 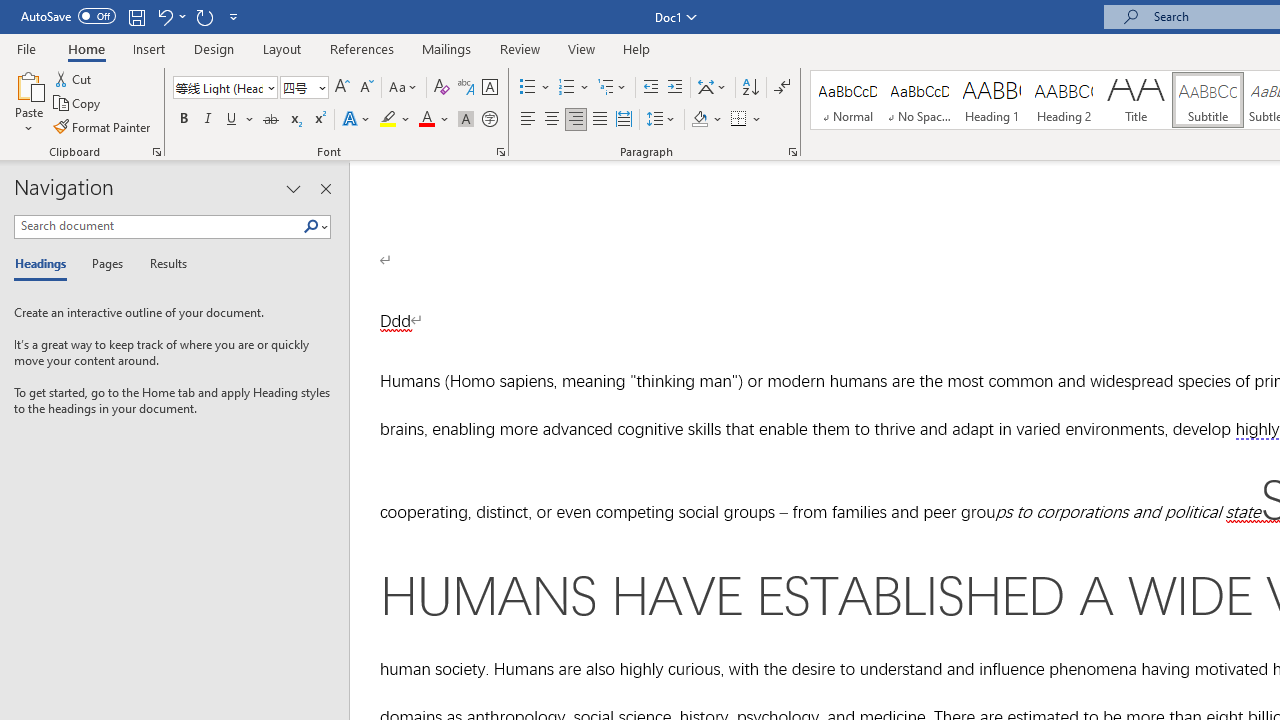 I want to click on 'Line and Paragraph Spacing', so click(x=661, y=119).